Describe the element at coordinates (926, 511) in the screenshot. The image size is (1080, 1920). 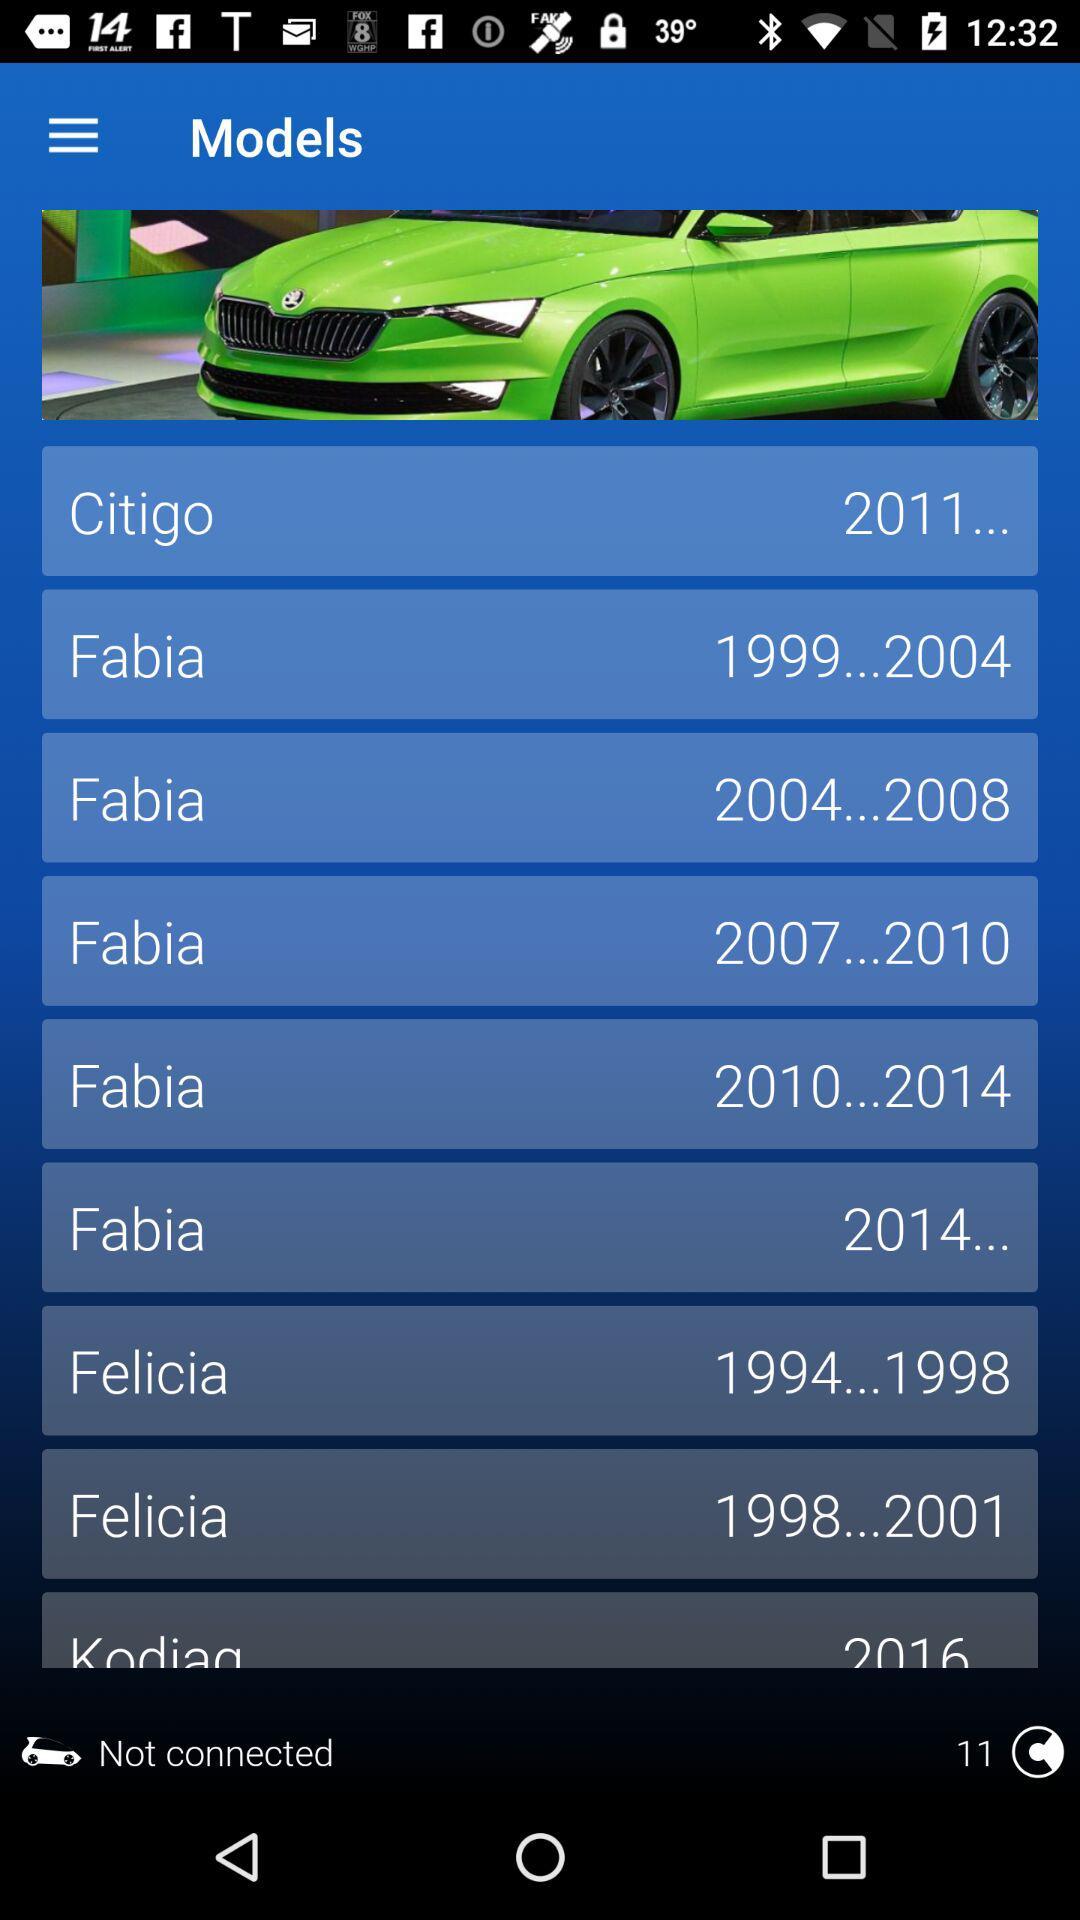
I see `item next to citigo` at that location.